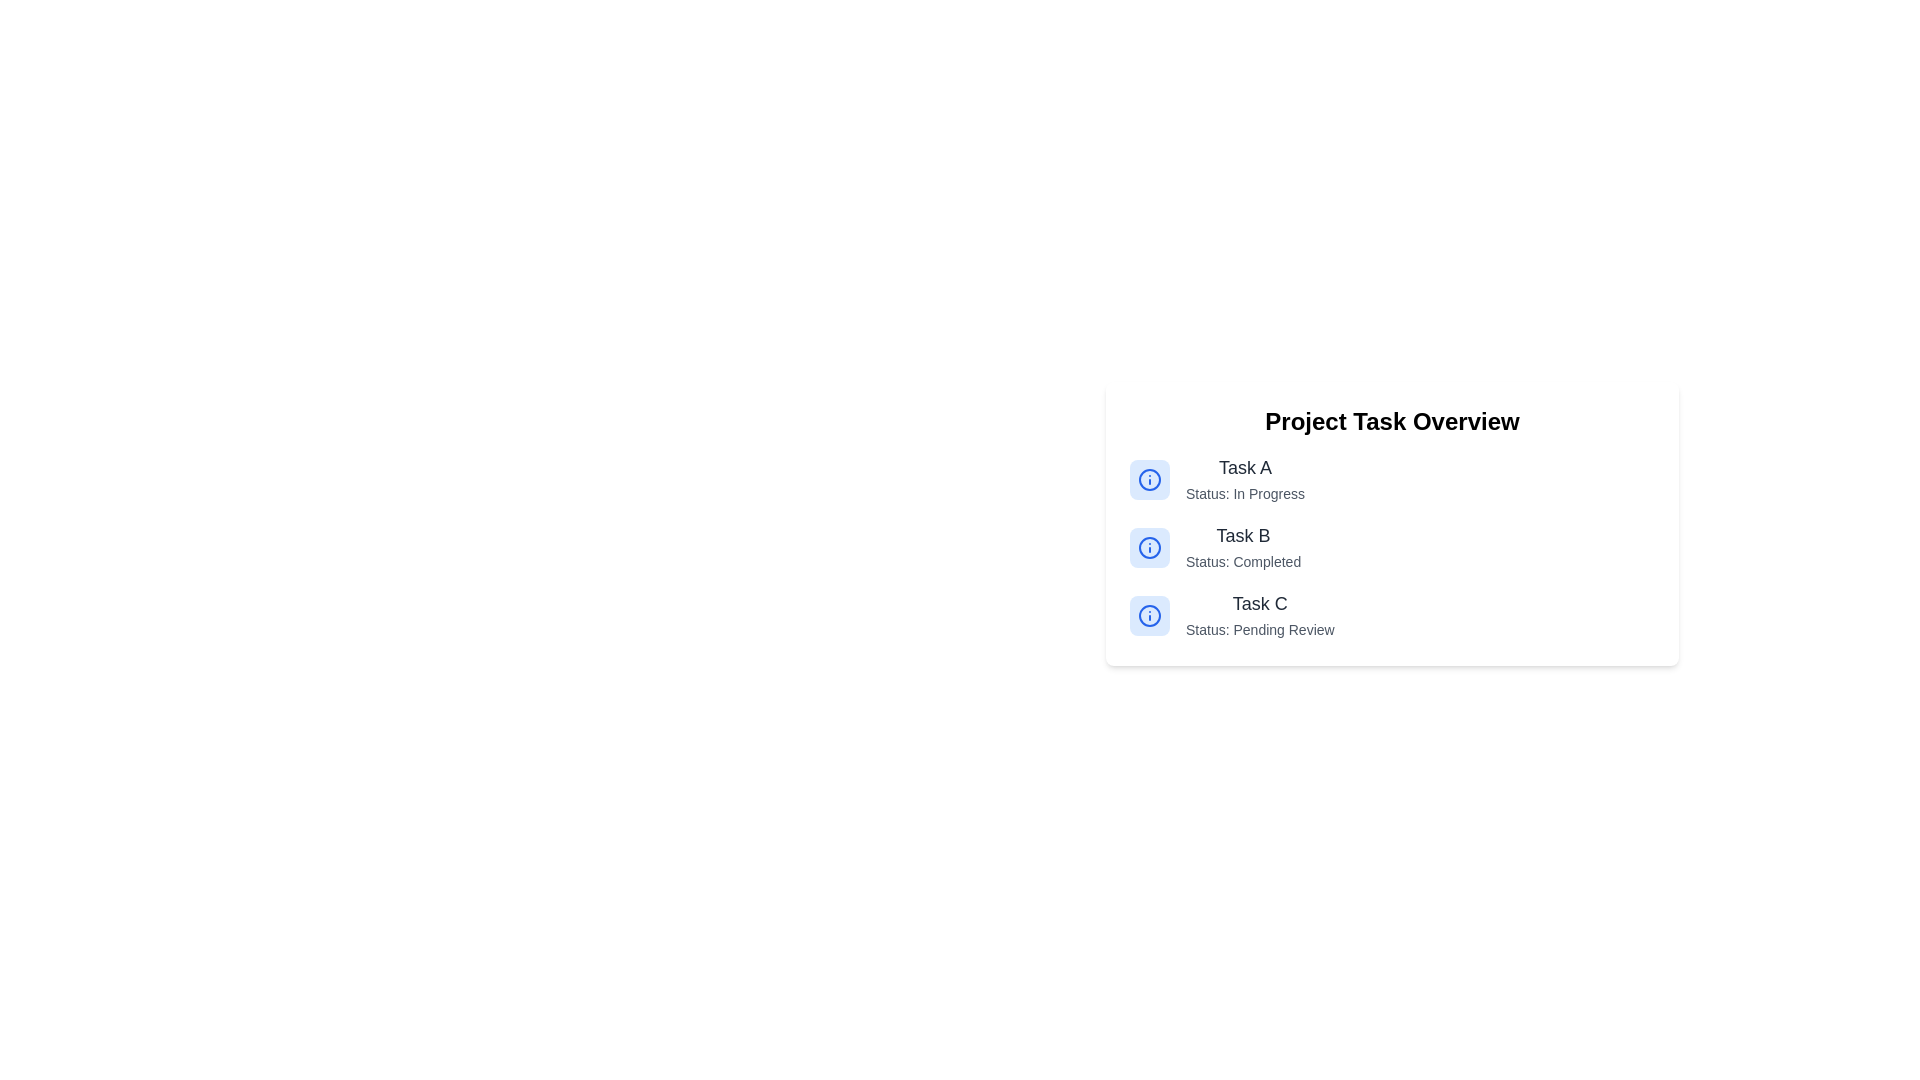  I want to click on the informational icon located to the left of the text 'Task C\nStatus: Pending Review', so click(1150, 615).